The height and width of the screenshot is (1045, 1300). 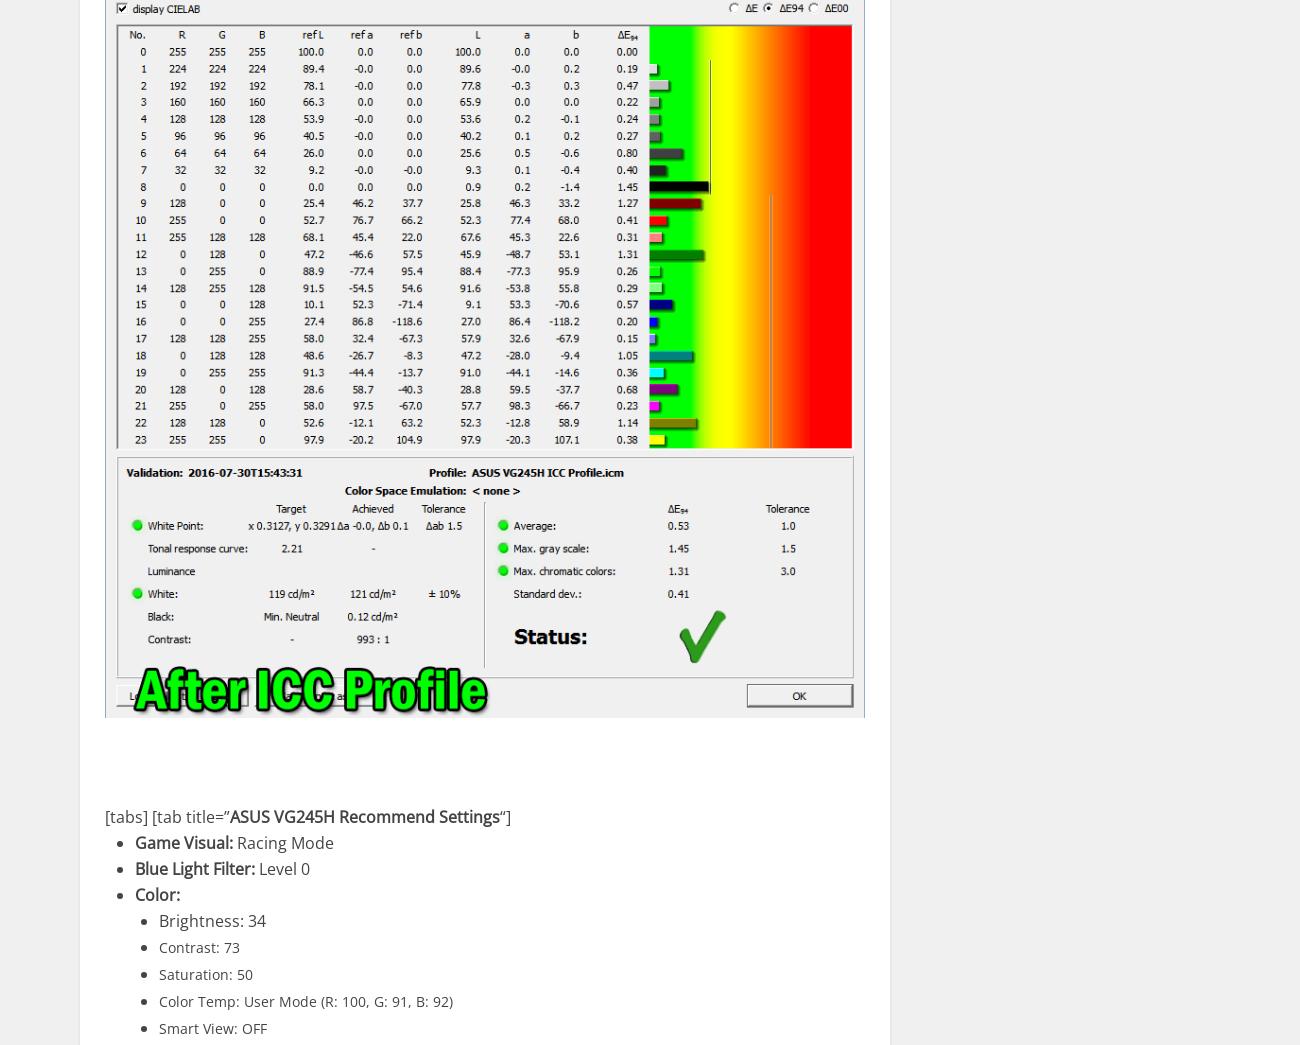 What do you see at coordinates (212, 920) in the screenshot?
I see `'Brightness: 34'` at bounding box center [212, 920].